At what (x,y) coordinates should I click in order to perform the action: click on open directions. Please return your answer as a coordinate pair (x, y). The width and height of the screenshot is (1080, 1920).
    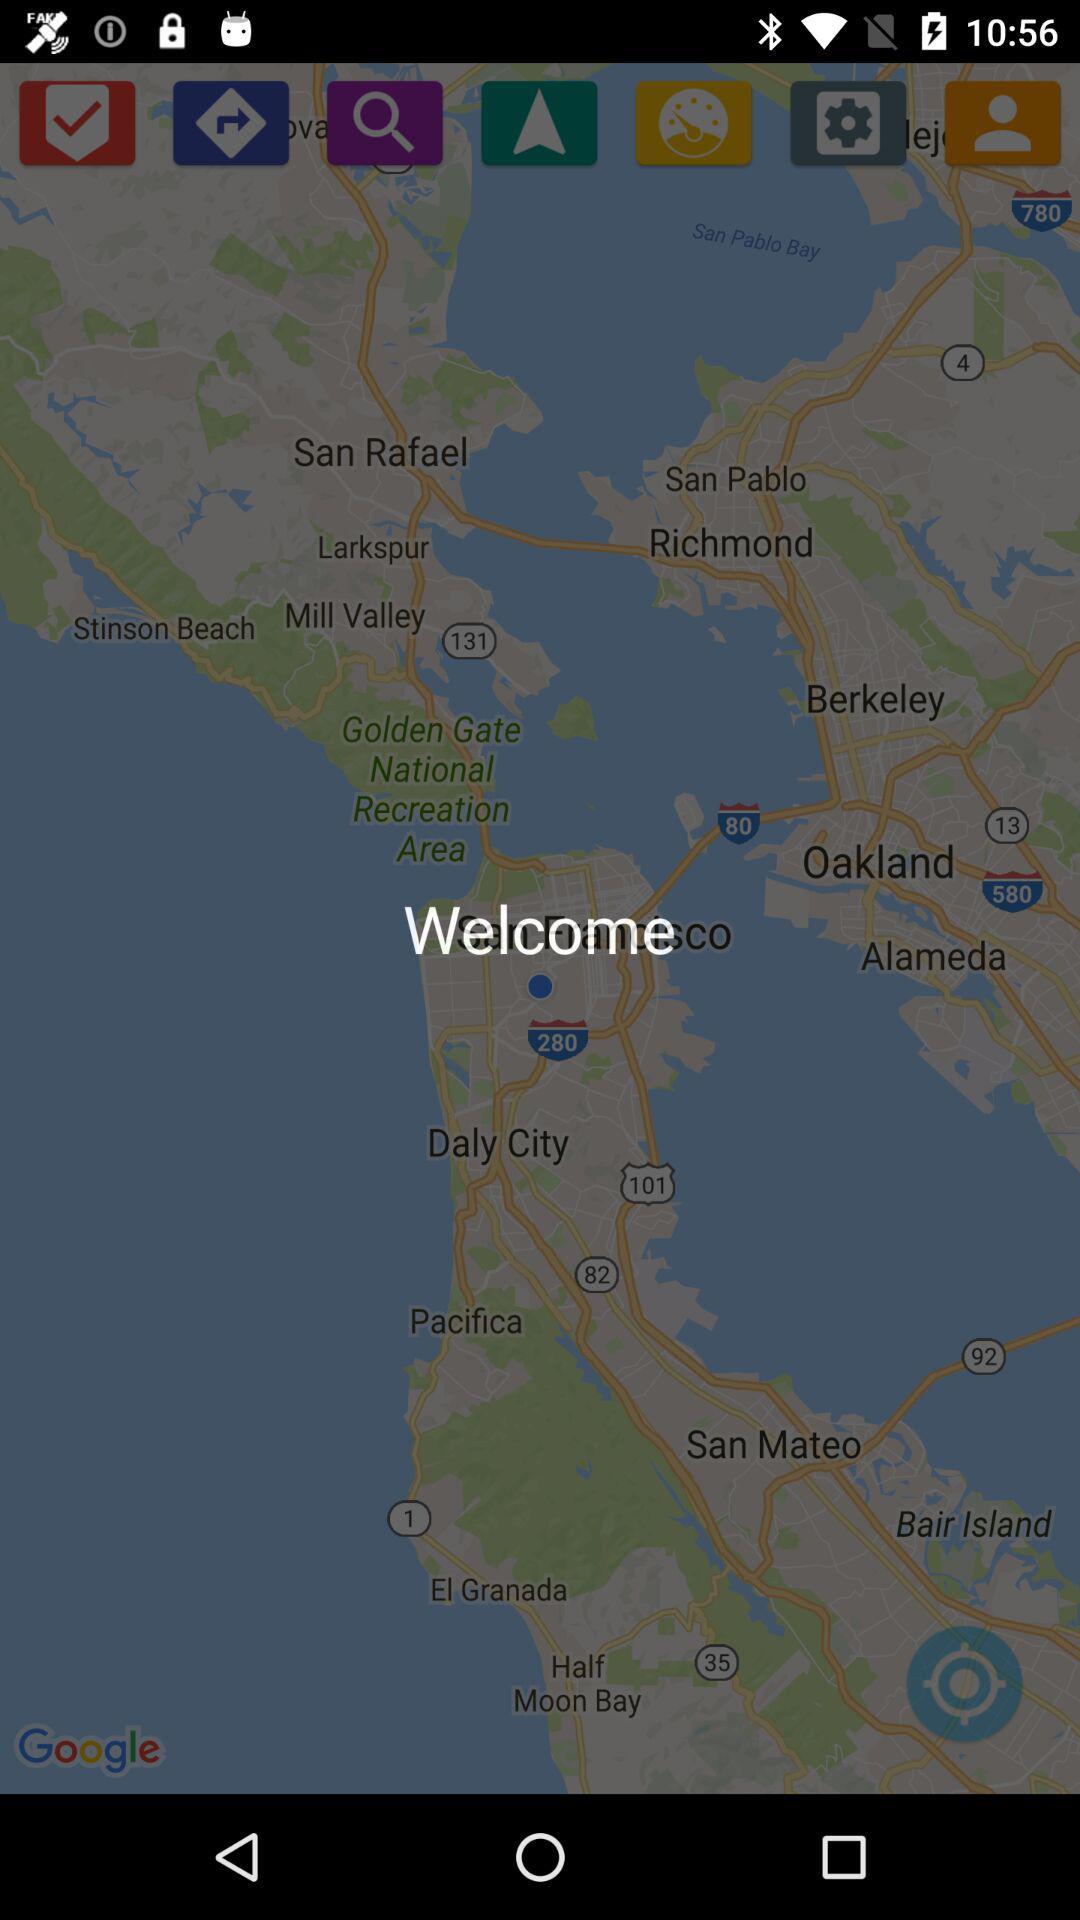
    Looking at the image, I should click on (229, 121).